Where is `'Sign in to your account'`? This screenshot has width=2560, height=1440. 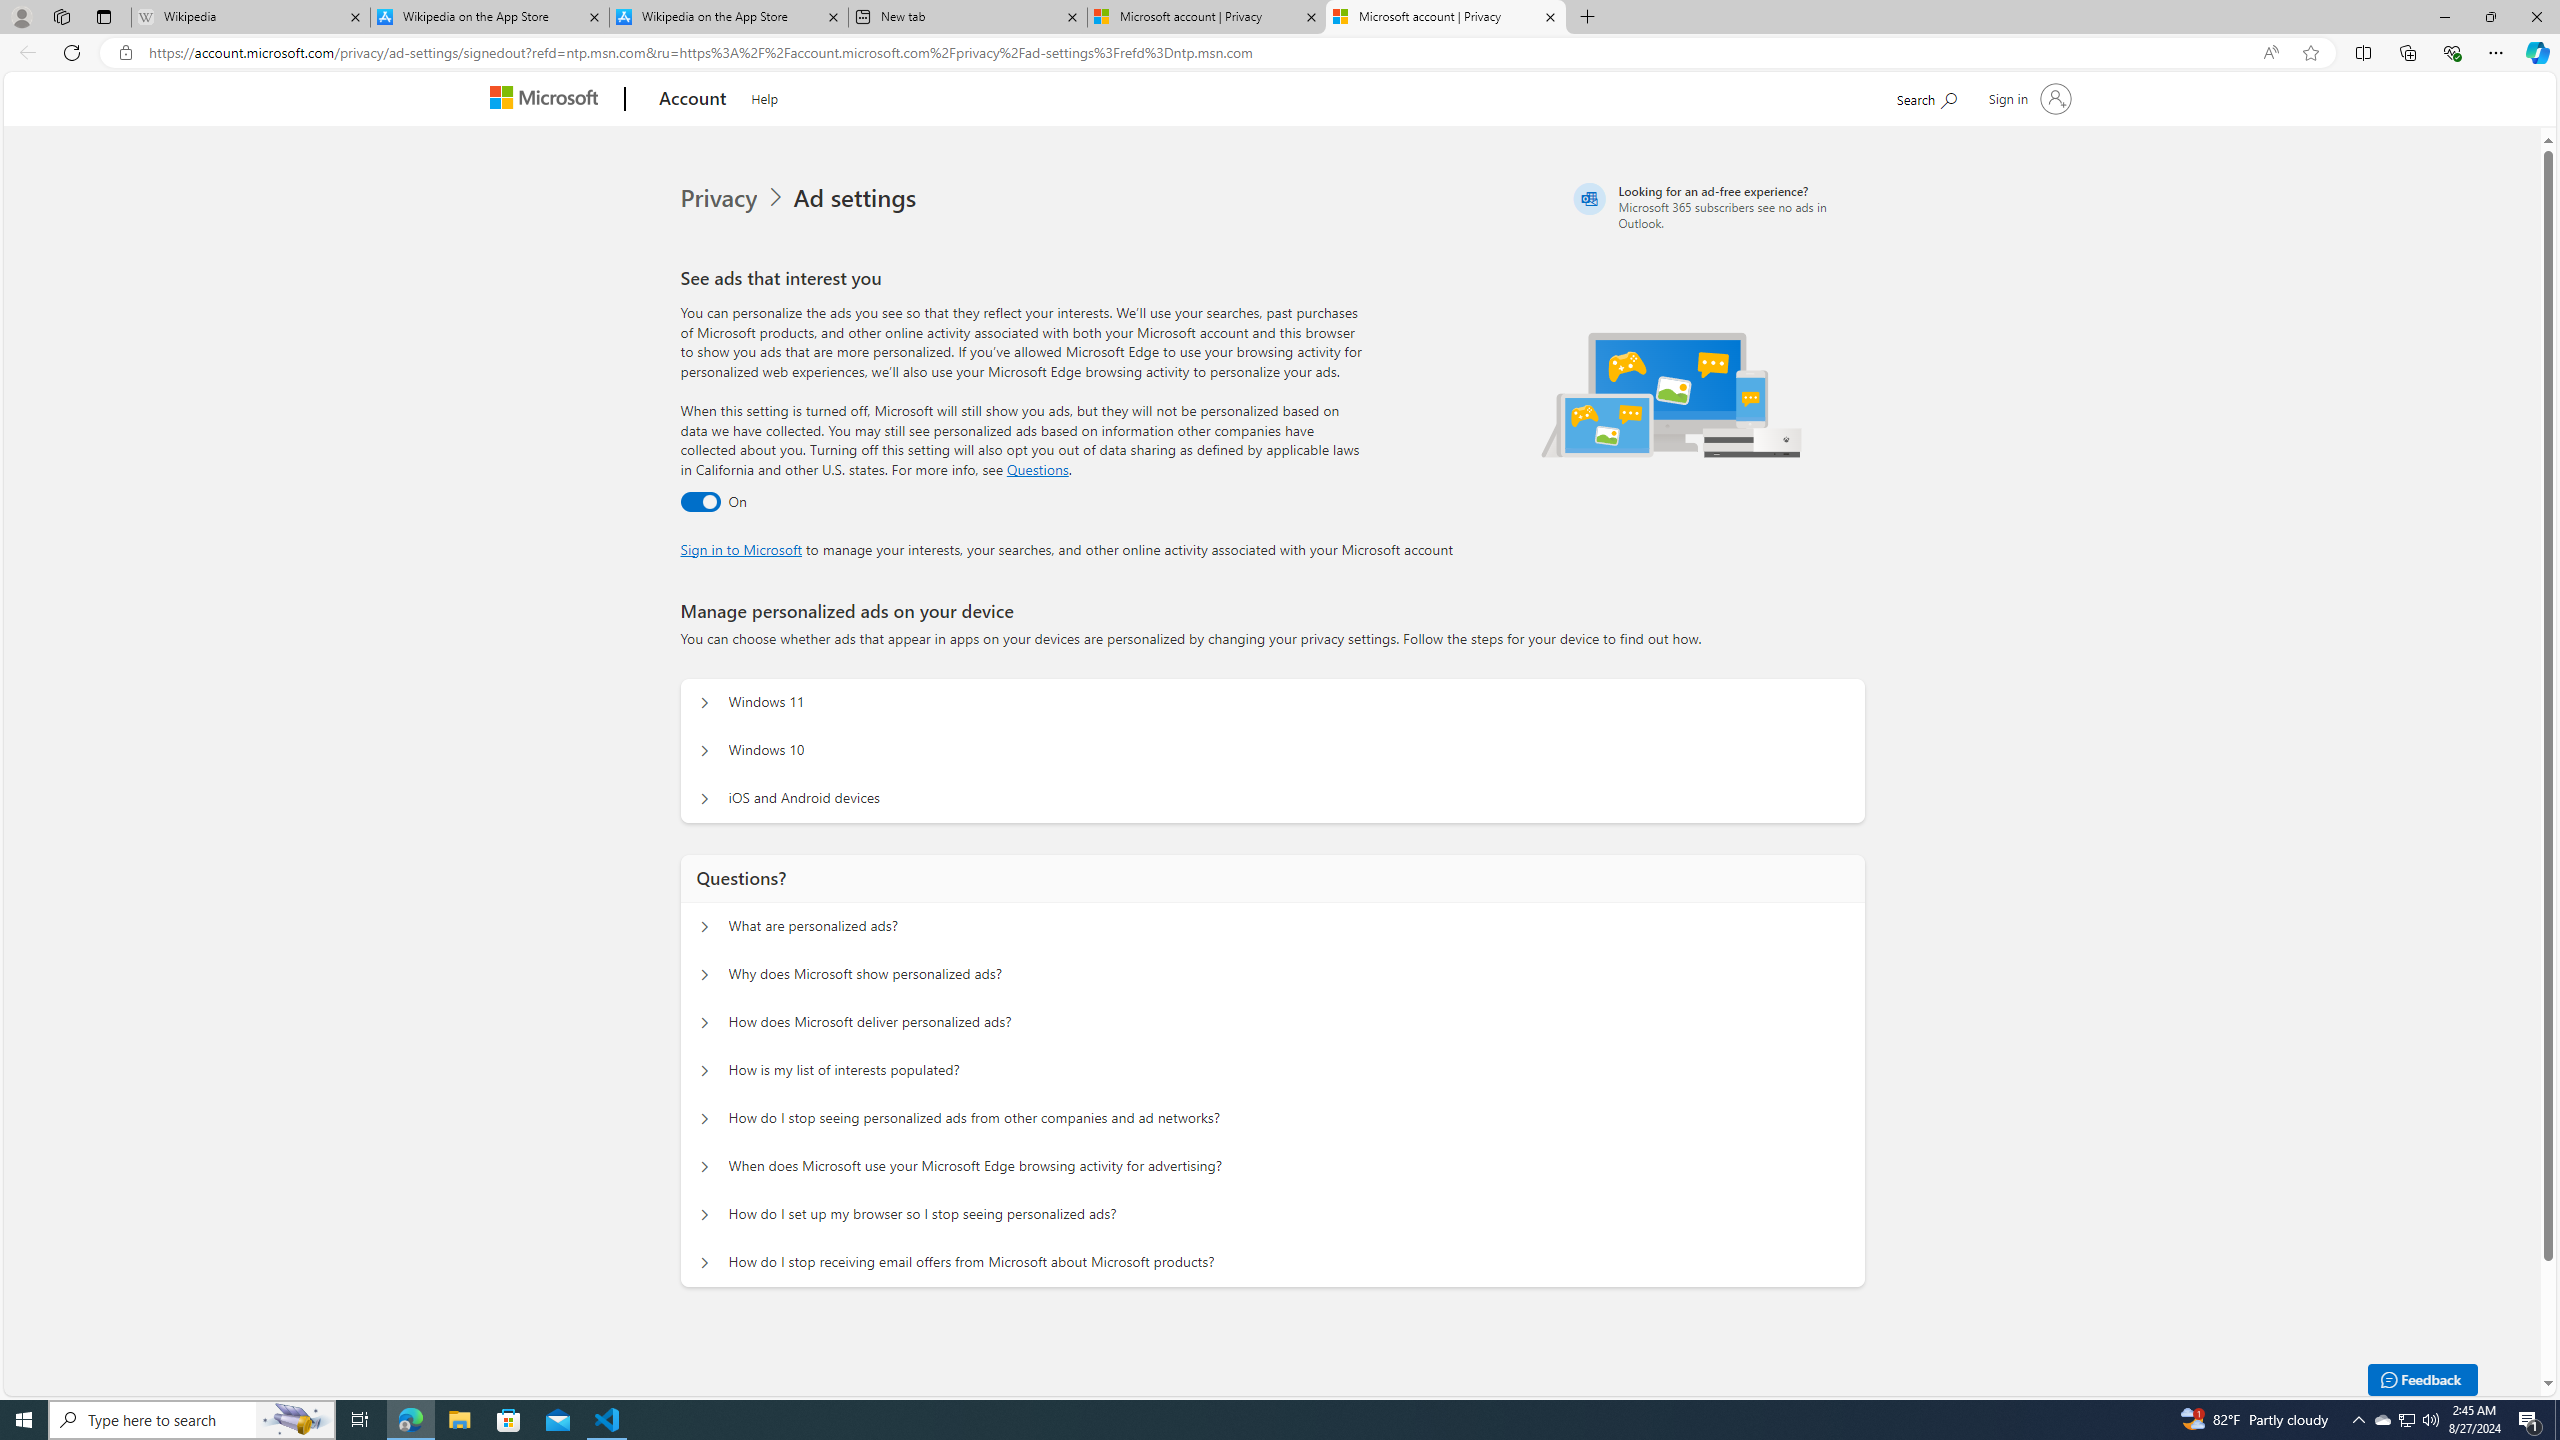
'Sign in to your account' is located at coordinates (2026, 97).